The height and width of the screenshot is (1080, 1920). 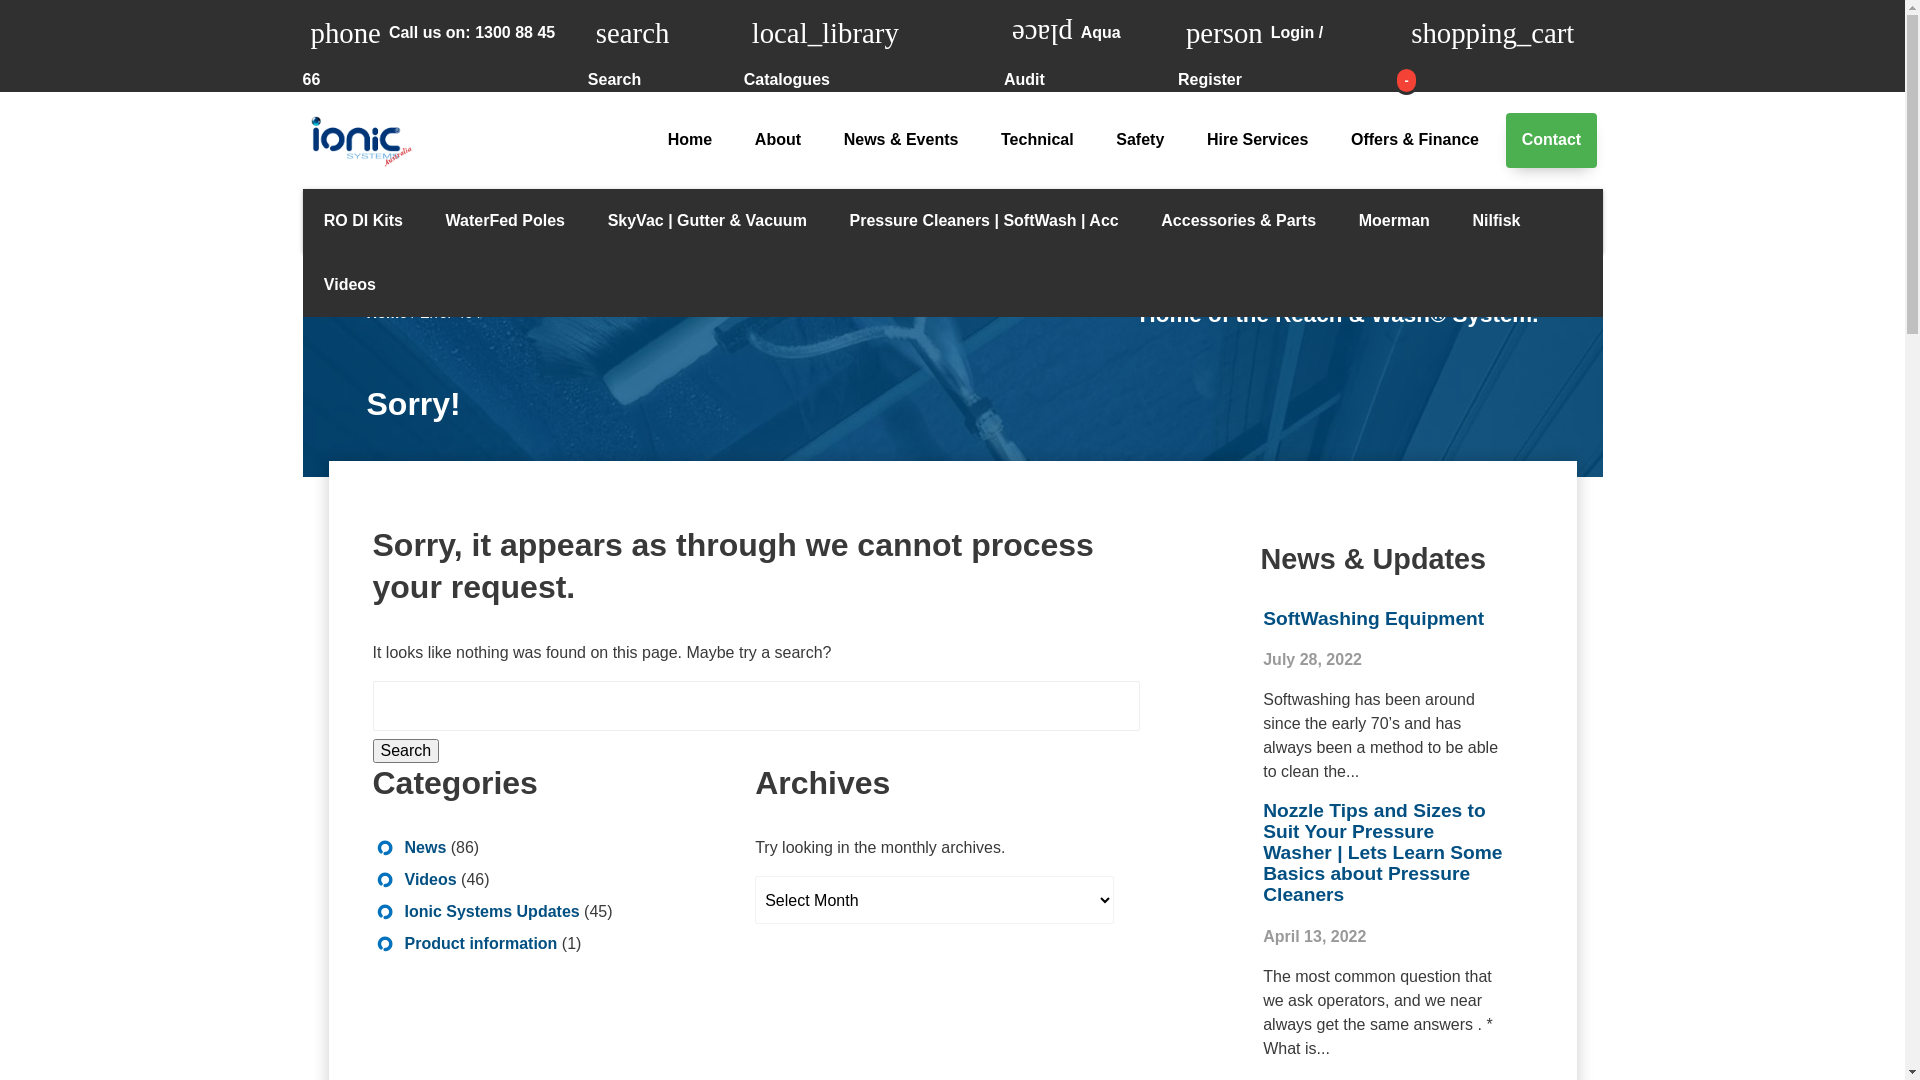 I want to click on 'Technical', so click(x=1037, y=139).